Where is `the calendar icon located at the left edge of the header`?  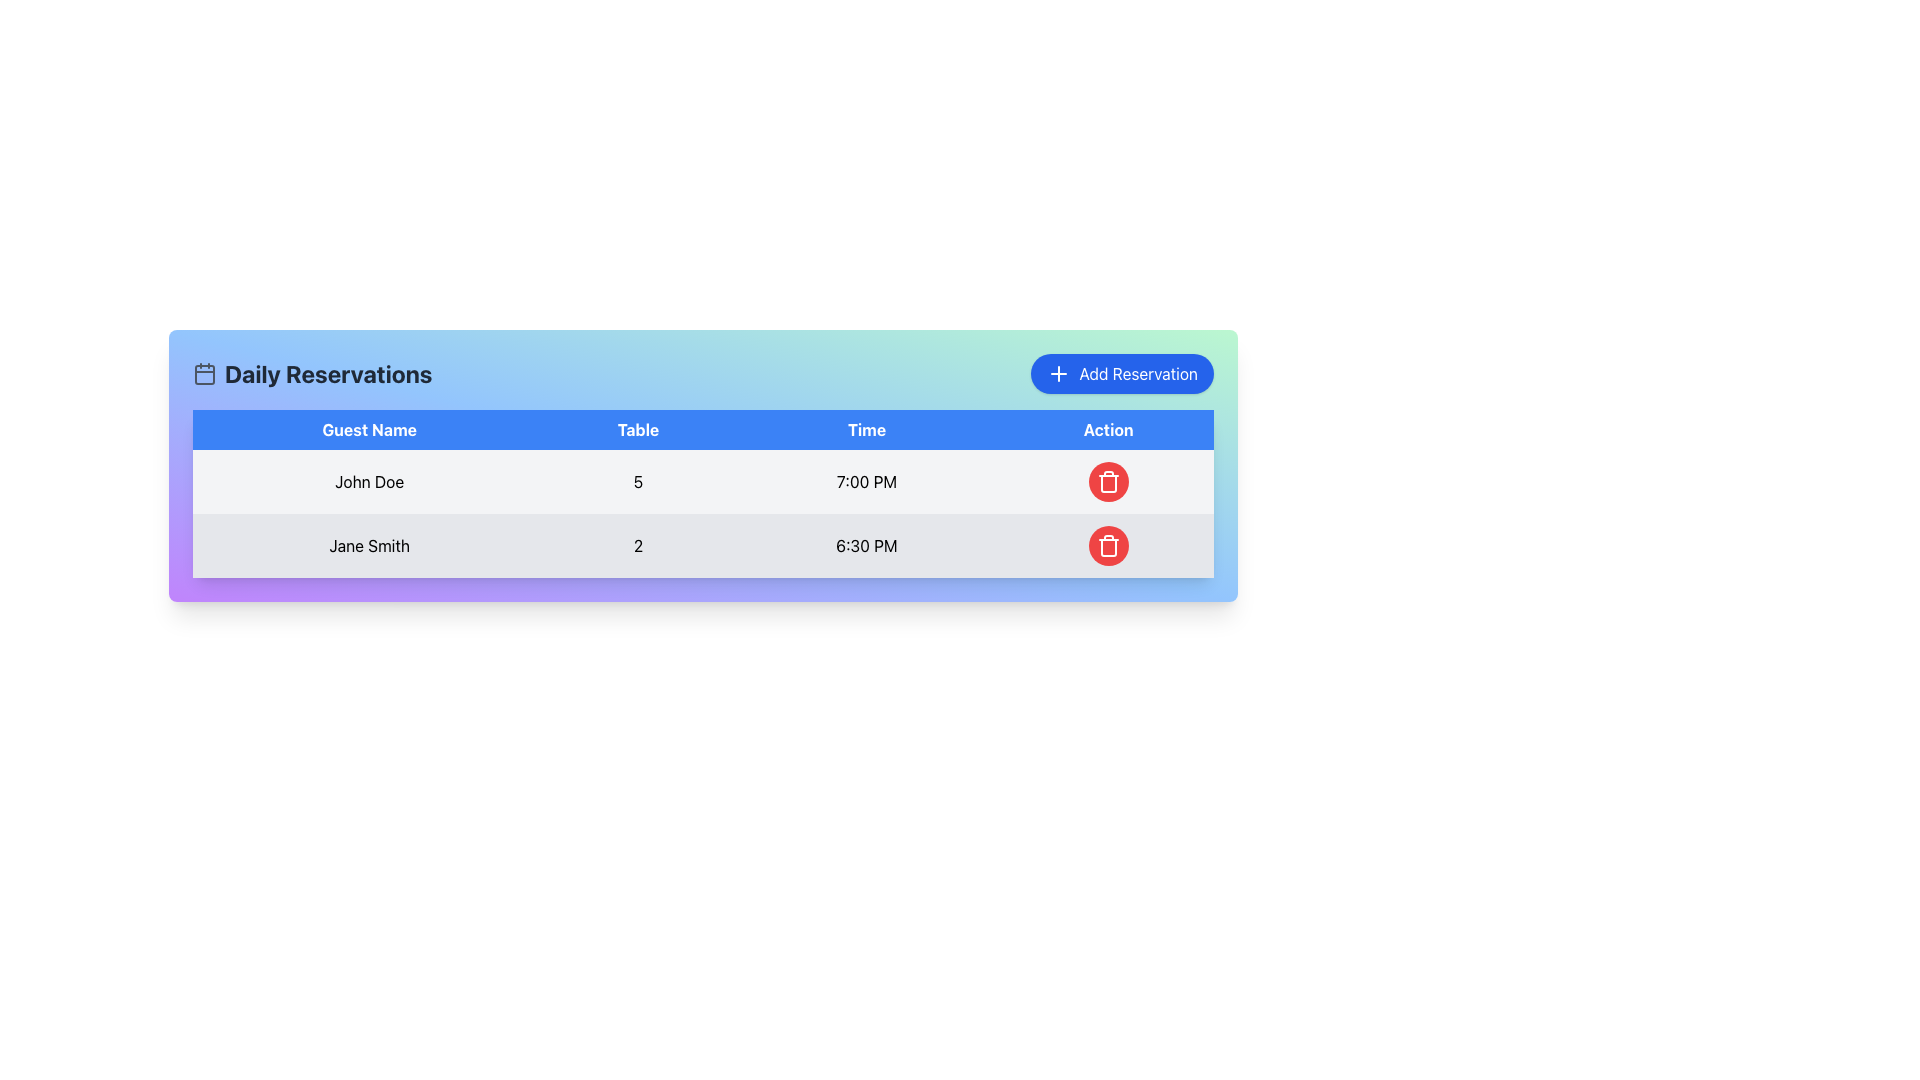 the calendar icon located at the left edge of the header is located at coordinates (205, 374).